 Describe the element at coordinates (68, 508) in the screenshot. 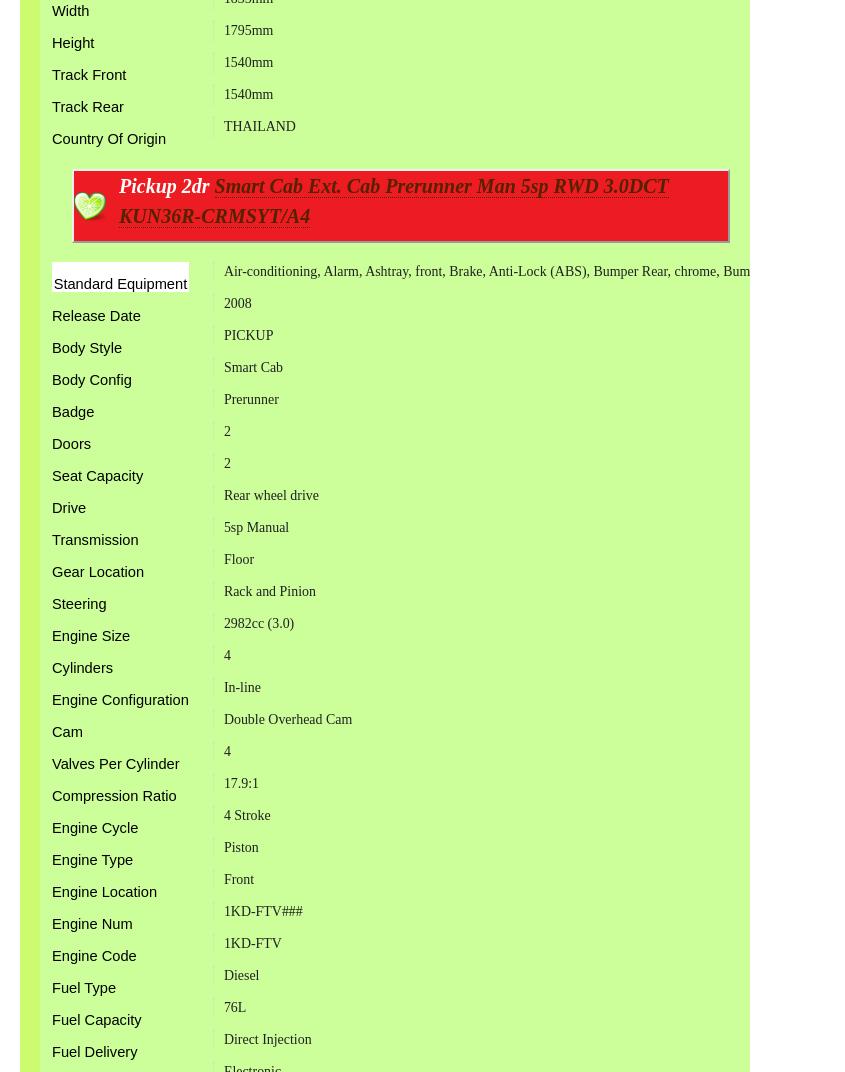

I see `'Drive'` at that location.